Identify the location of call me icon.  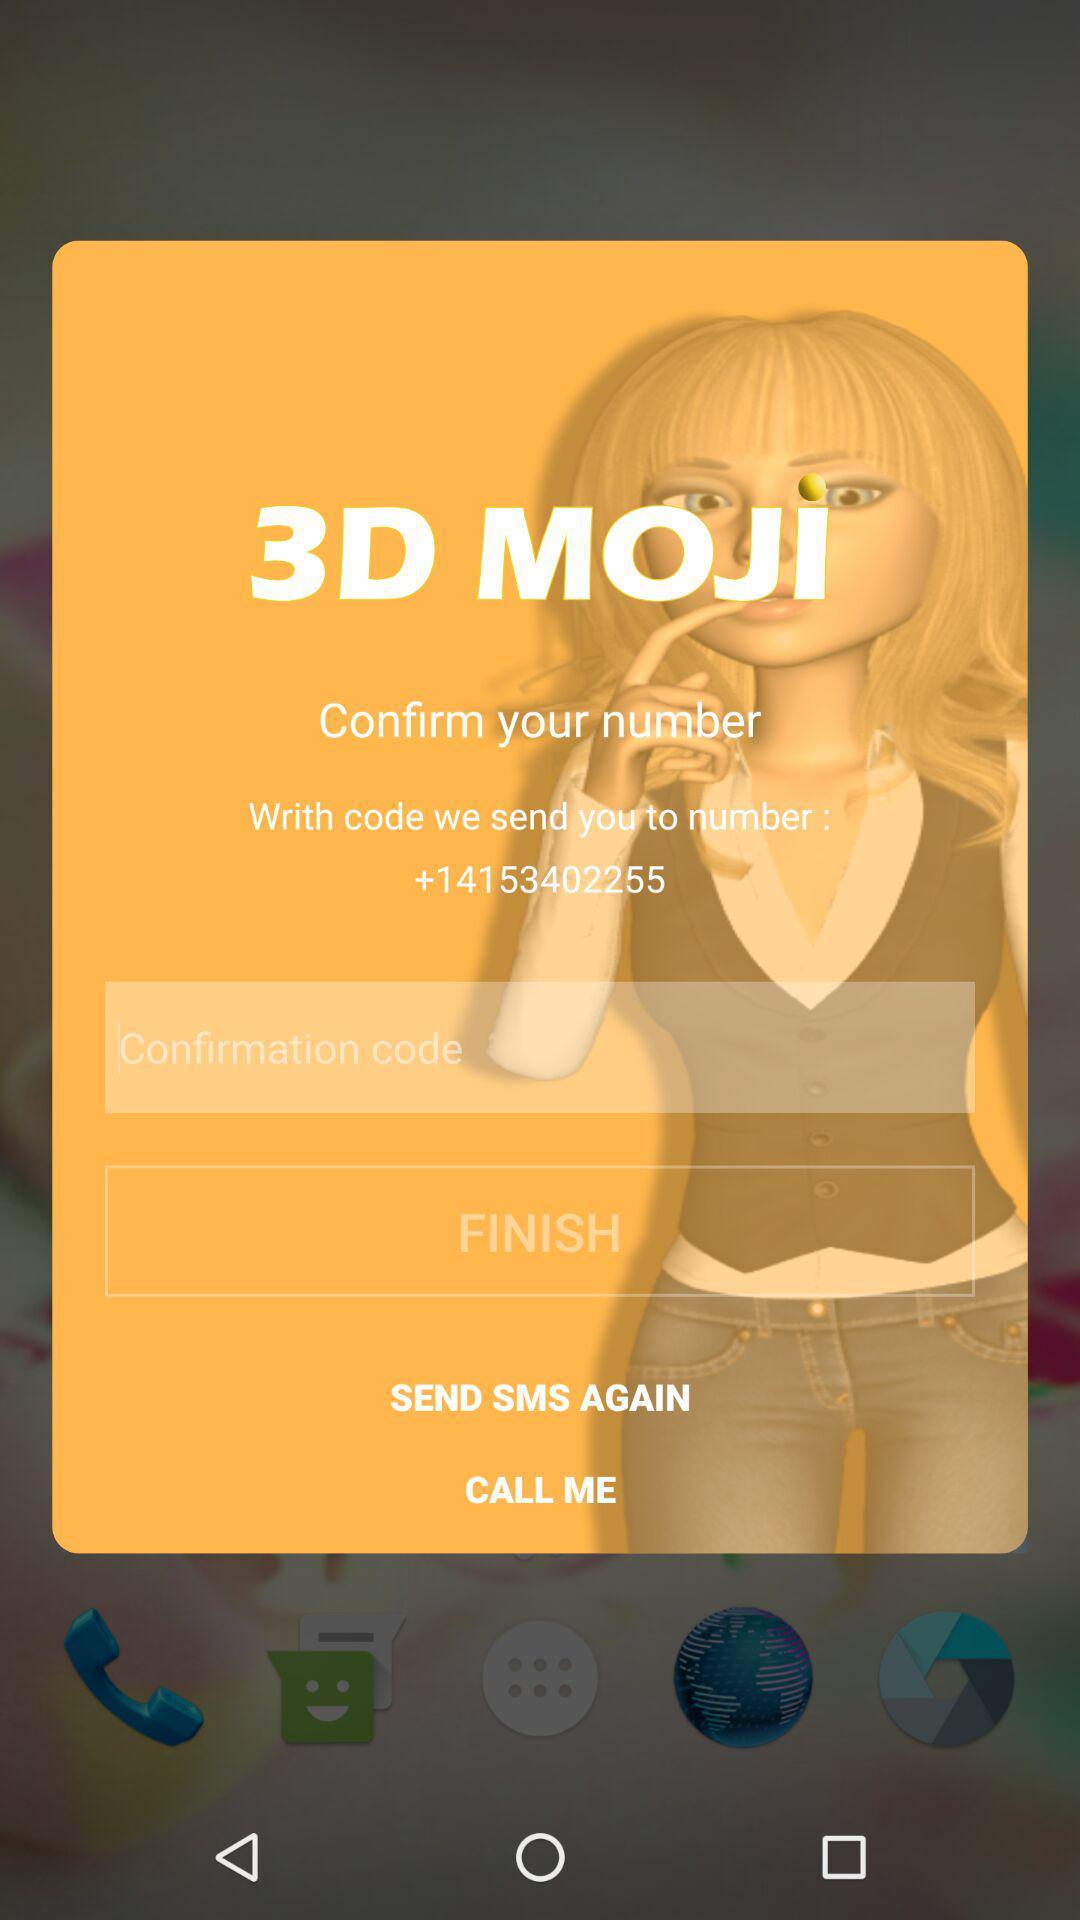
(540, 1489).